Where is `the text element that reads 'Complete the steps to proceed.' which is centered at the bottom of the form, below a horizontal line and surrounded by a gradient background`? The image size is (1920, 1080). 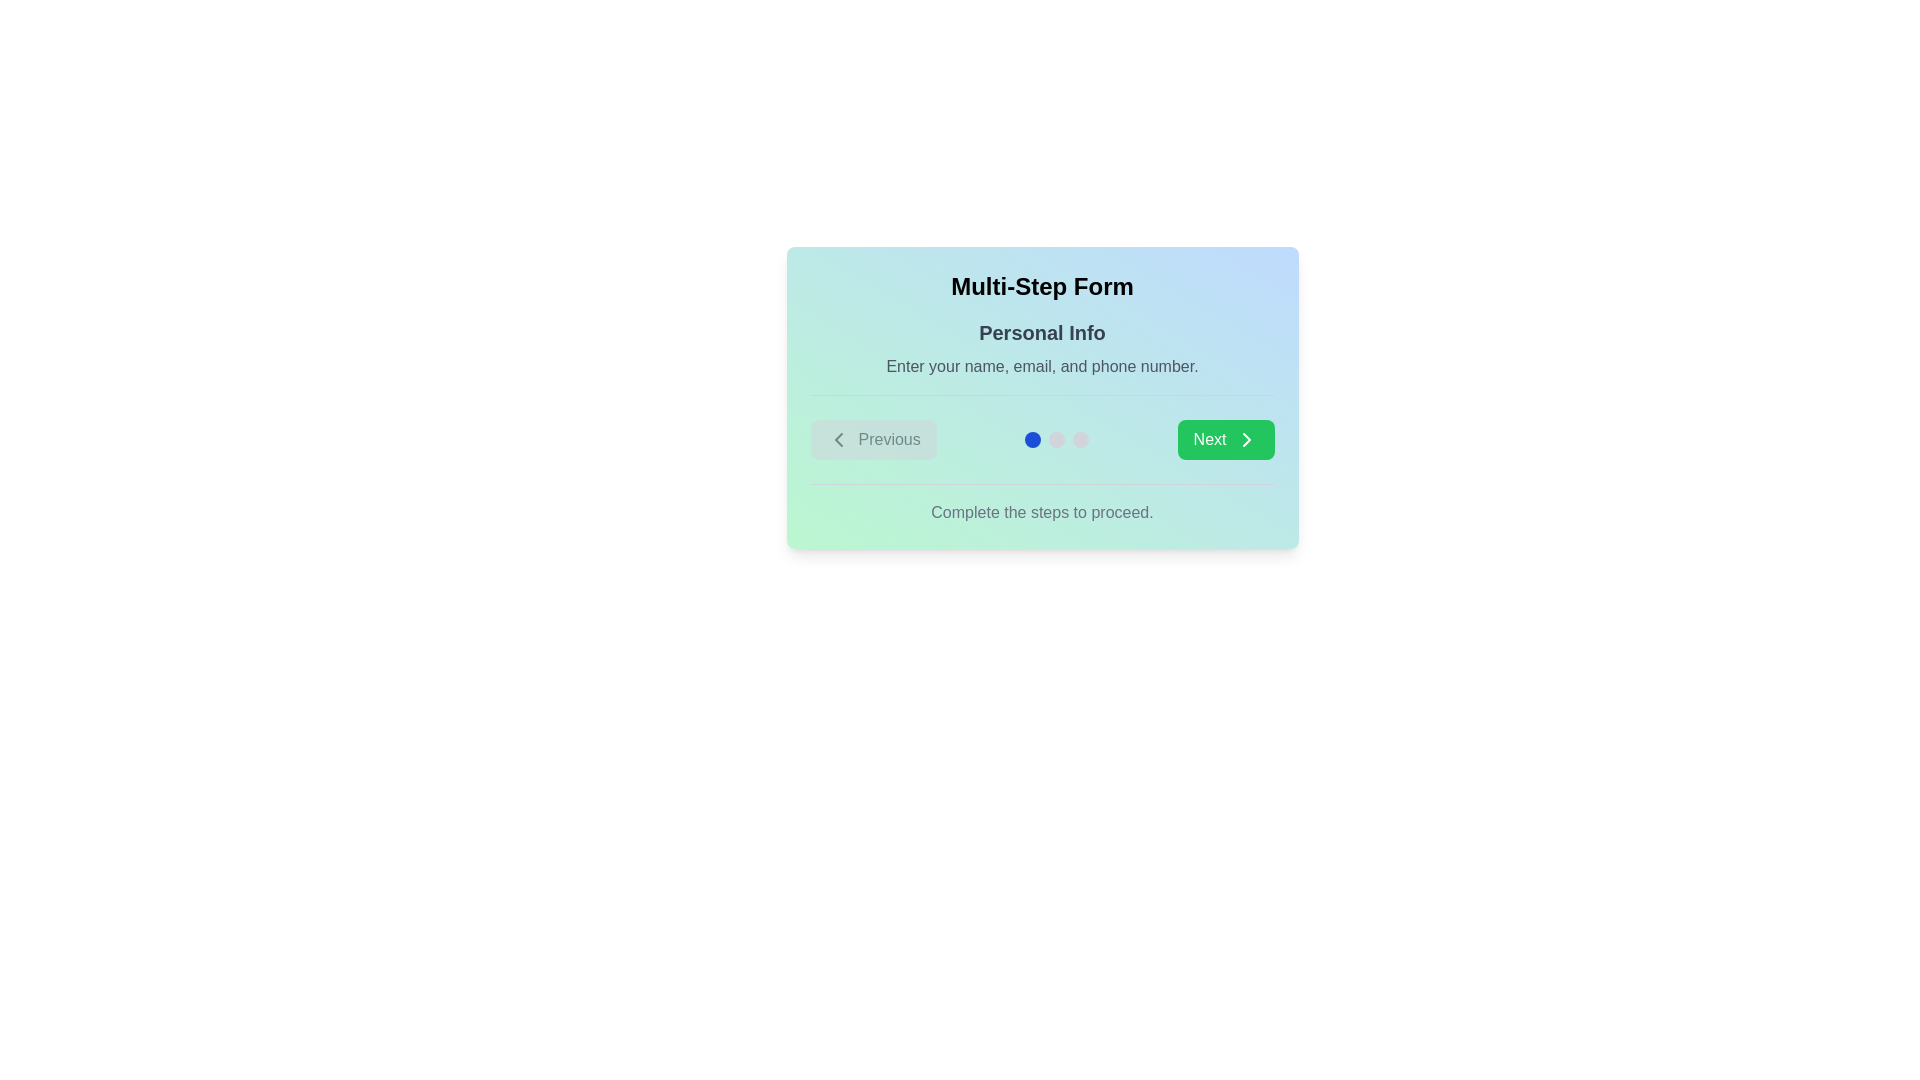
the text element that reads 'Complete the steps to proceed.' which is centered at the bottom of the form, below a horizontal line and surrounded by a gradient background is located at coordinates (1041, 503).